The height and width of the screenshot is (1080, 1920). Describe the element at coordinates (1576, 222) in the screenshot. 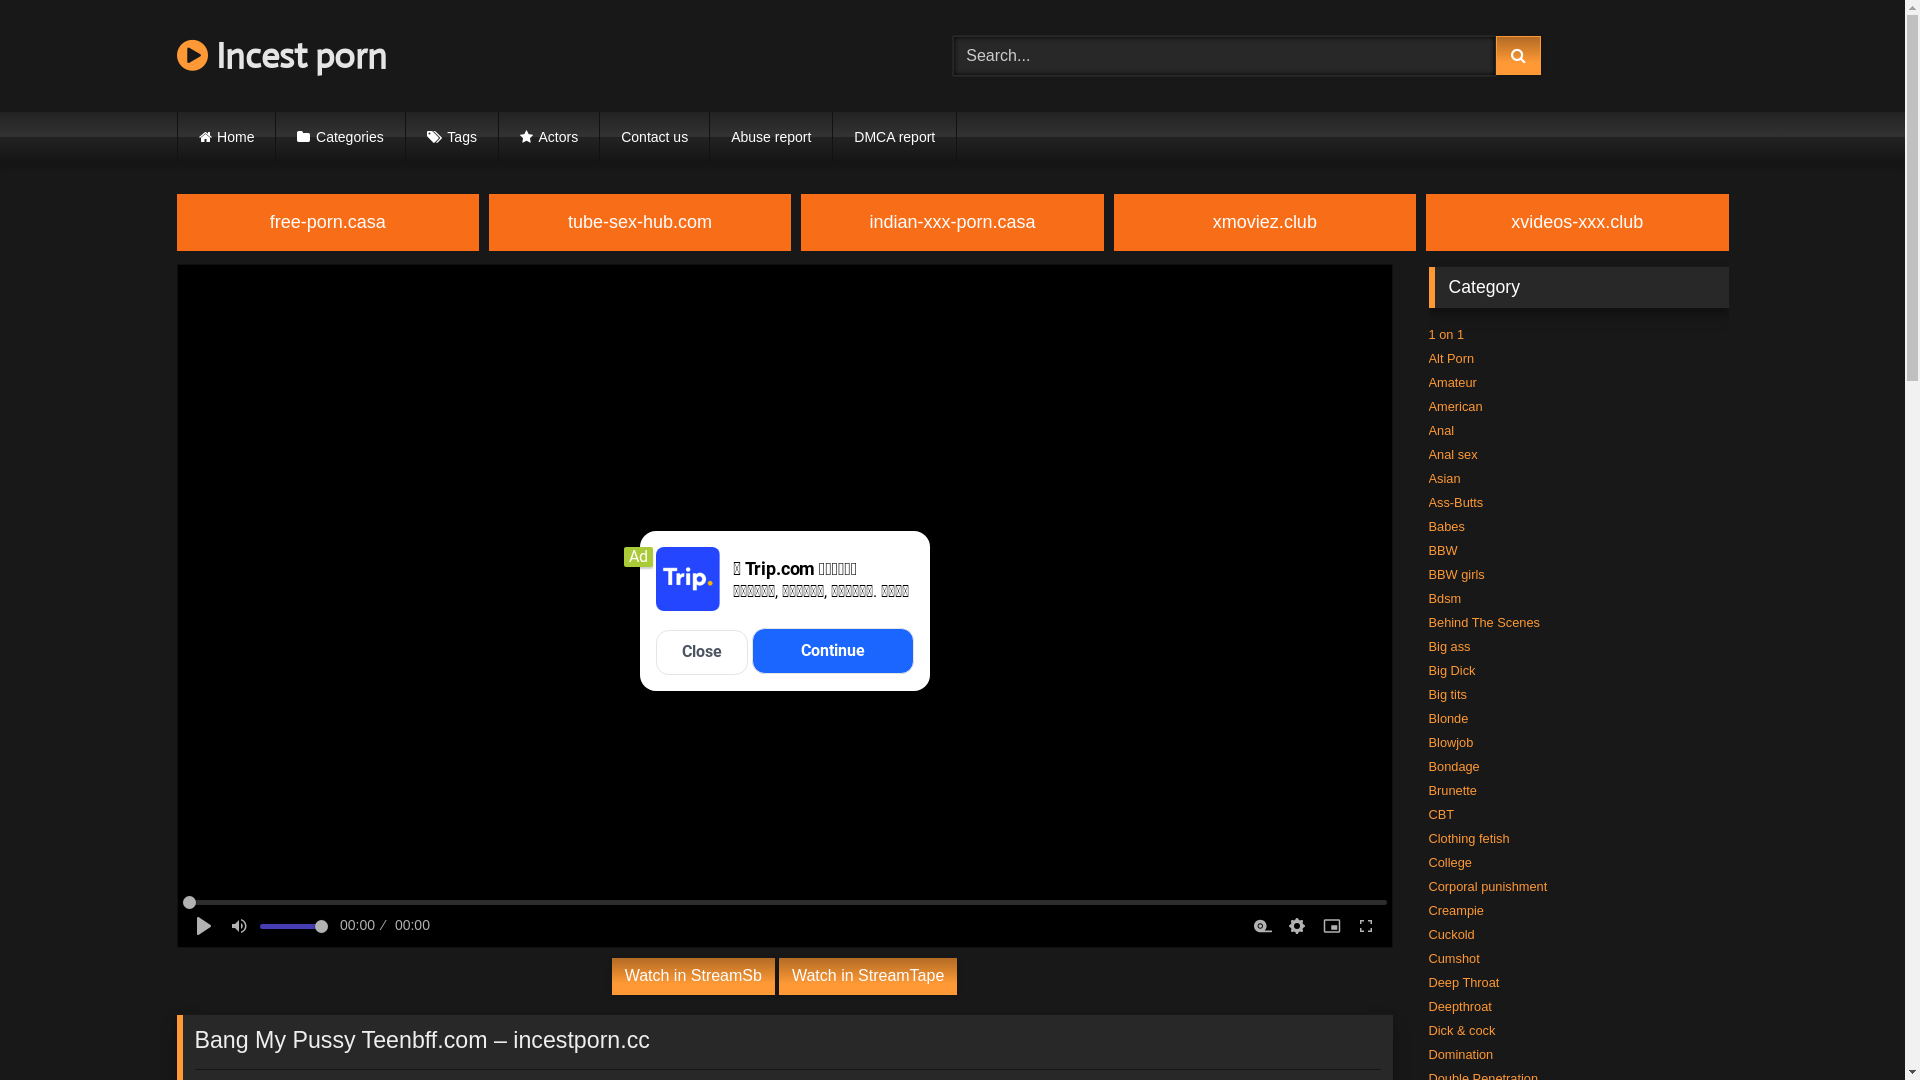

I see `'xvideos-xxx.club'` at that location.